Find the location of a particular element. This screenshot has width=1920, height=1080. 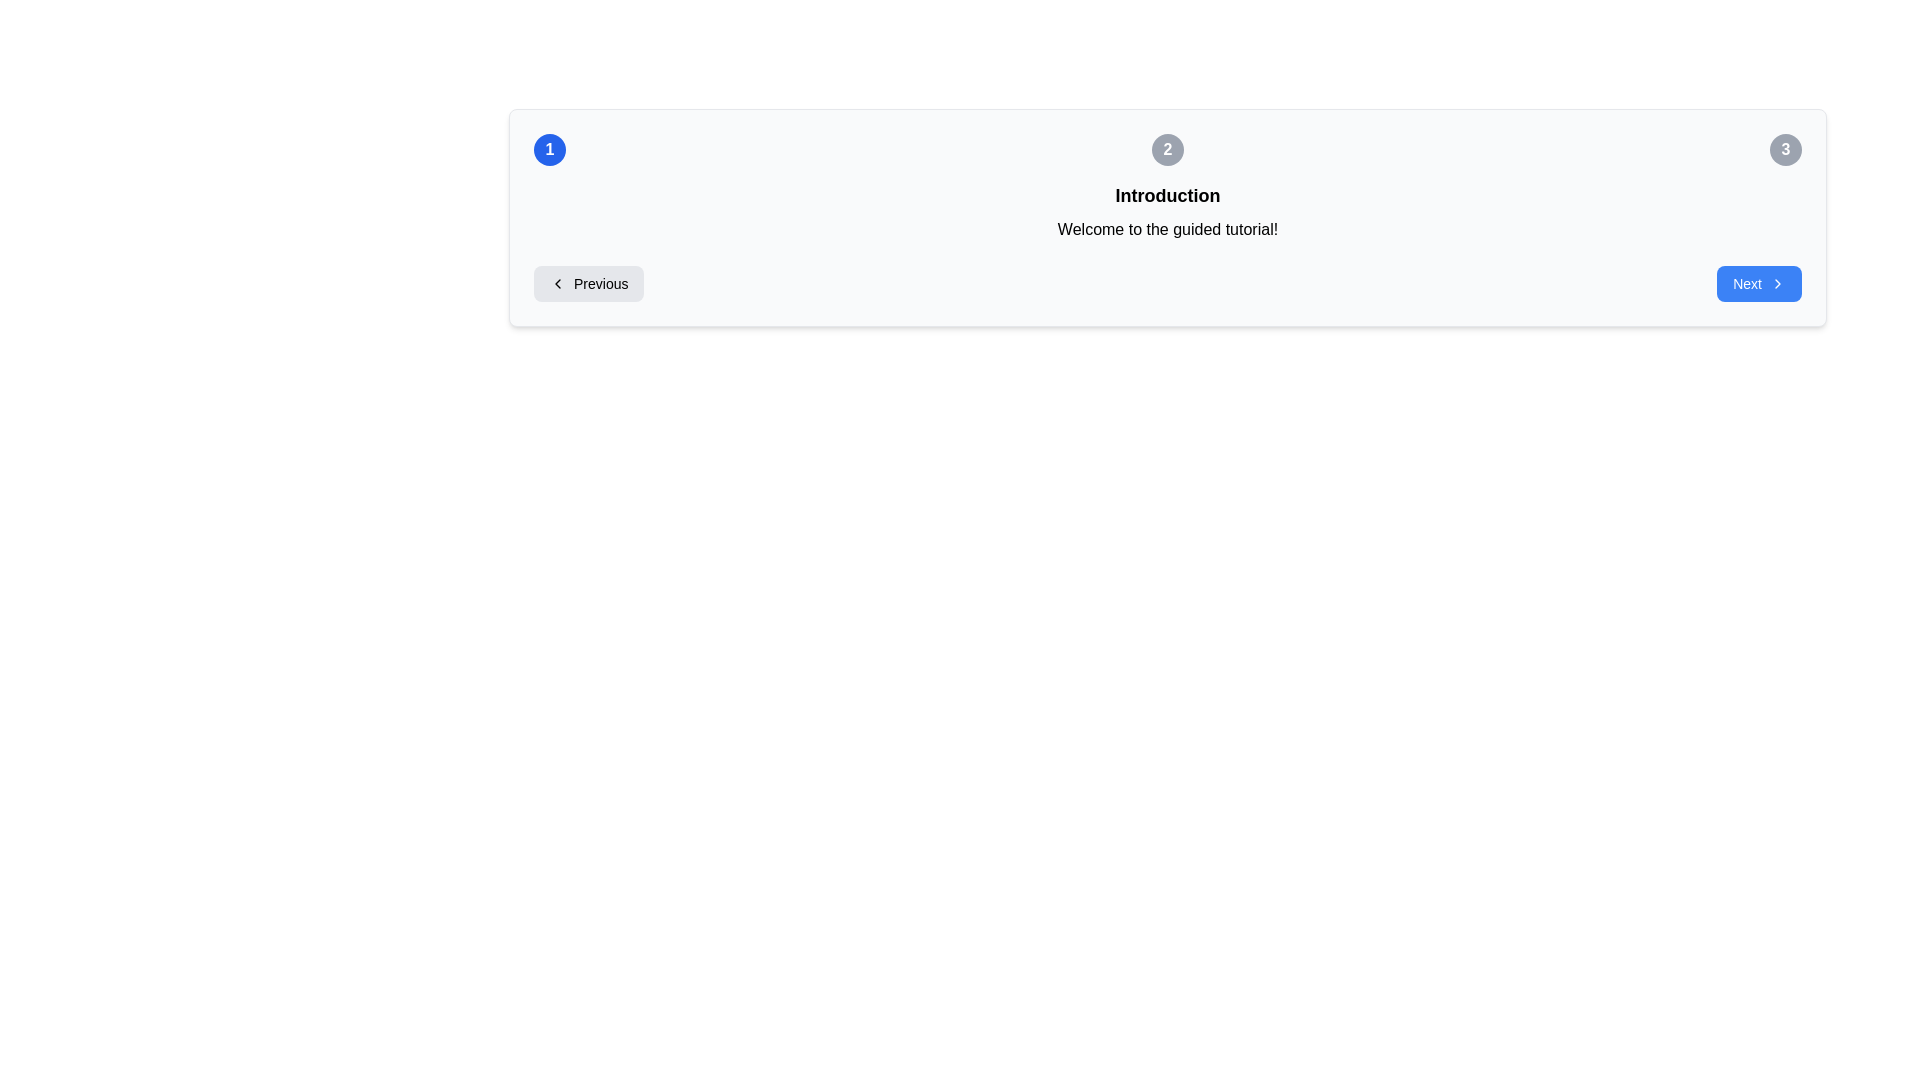

the text element containing 'Introduction', which is styled in bold and larger font, located at the top of the section is located at coordinates (1167, 196).